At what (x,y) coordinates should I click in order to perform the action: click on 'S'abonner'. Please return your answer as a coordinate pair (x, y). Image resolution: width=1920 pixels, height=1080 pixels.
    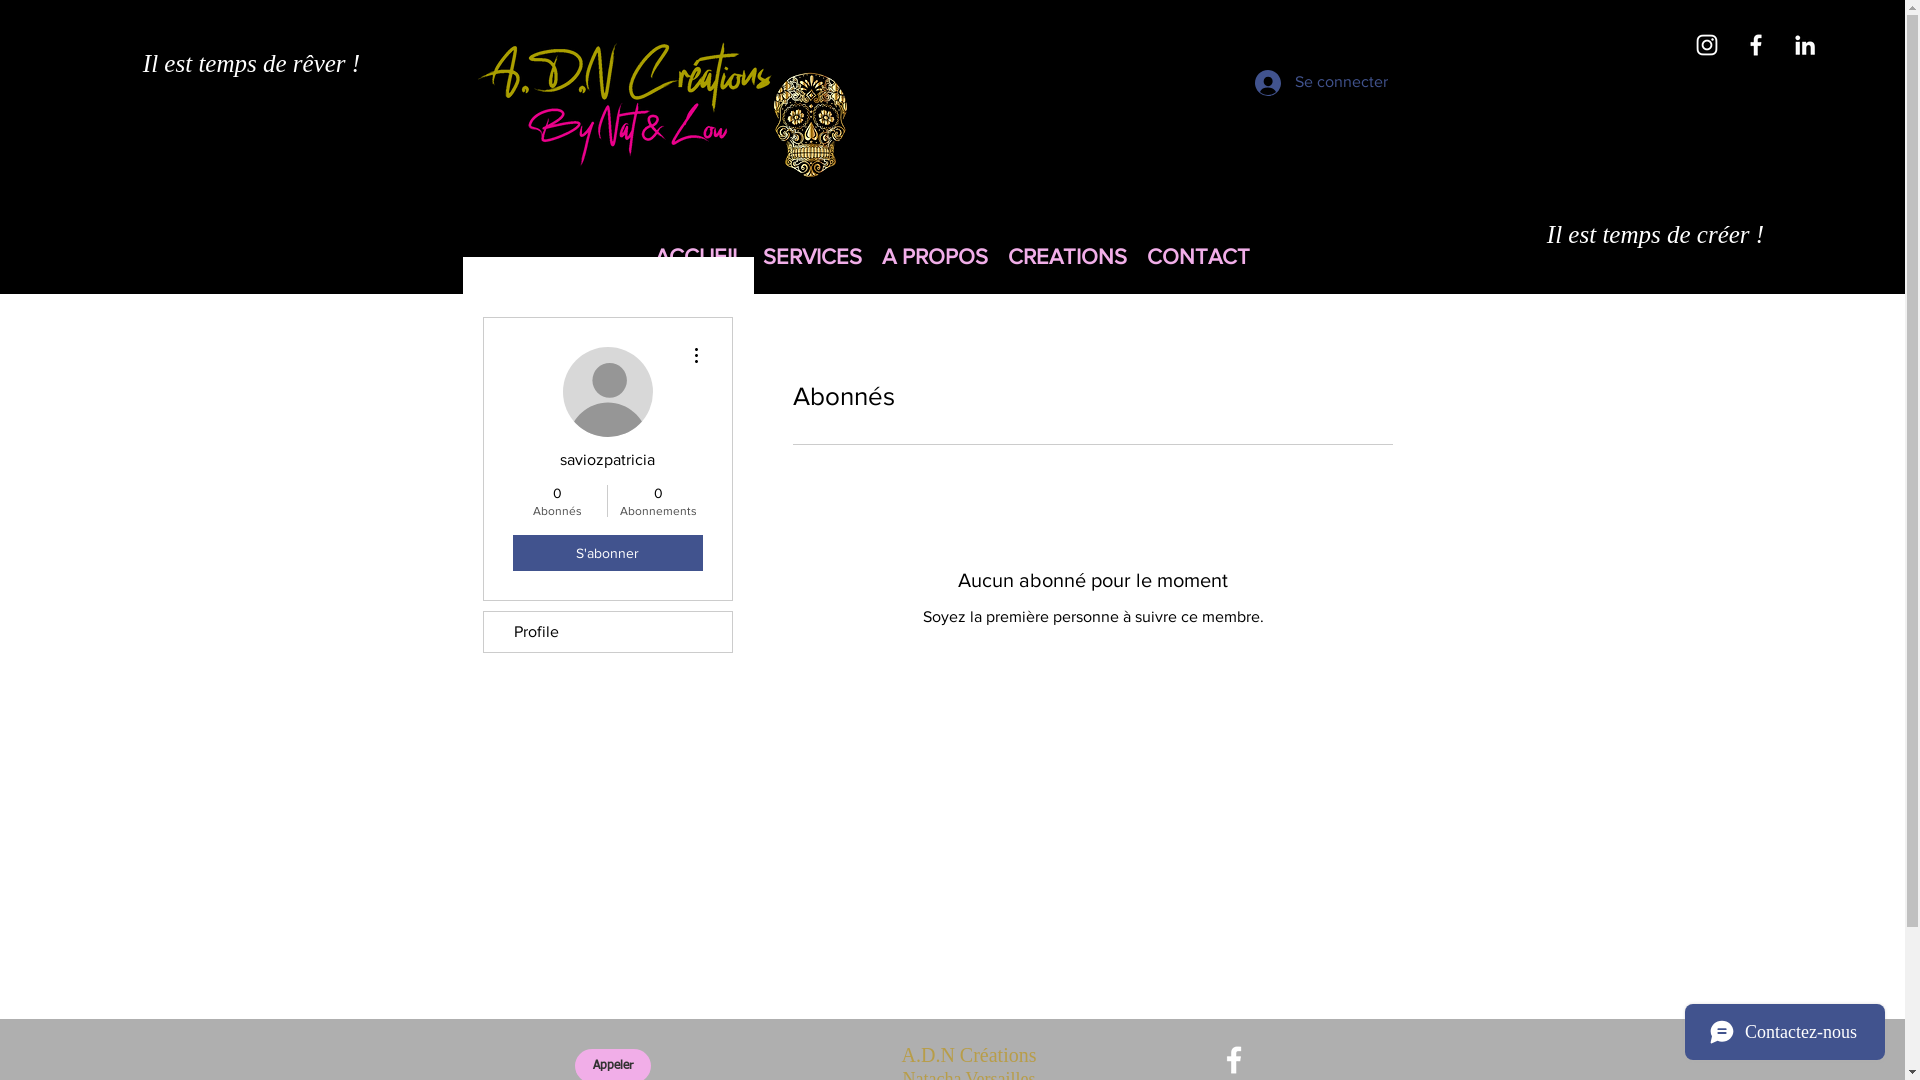
    Looking at the image, I should click on (605, 552).